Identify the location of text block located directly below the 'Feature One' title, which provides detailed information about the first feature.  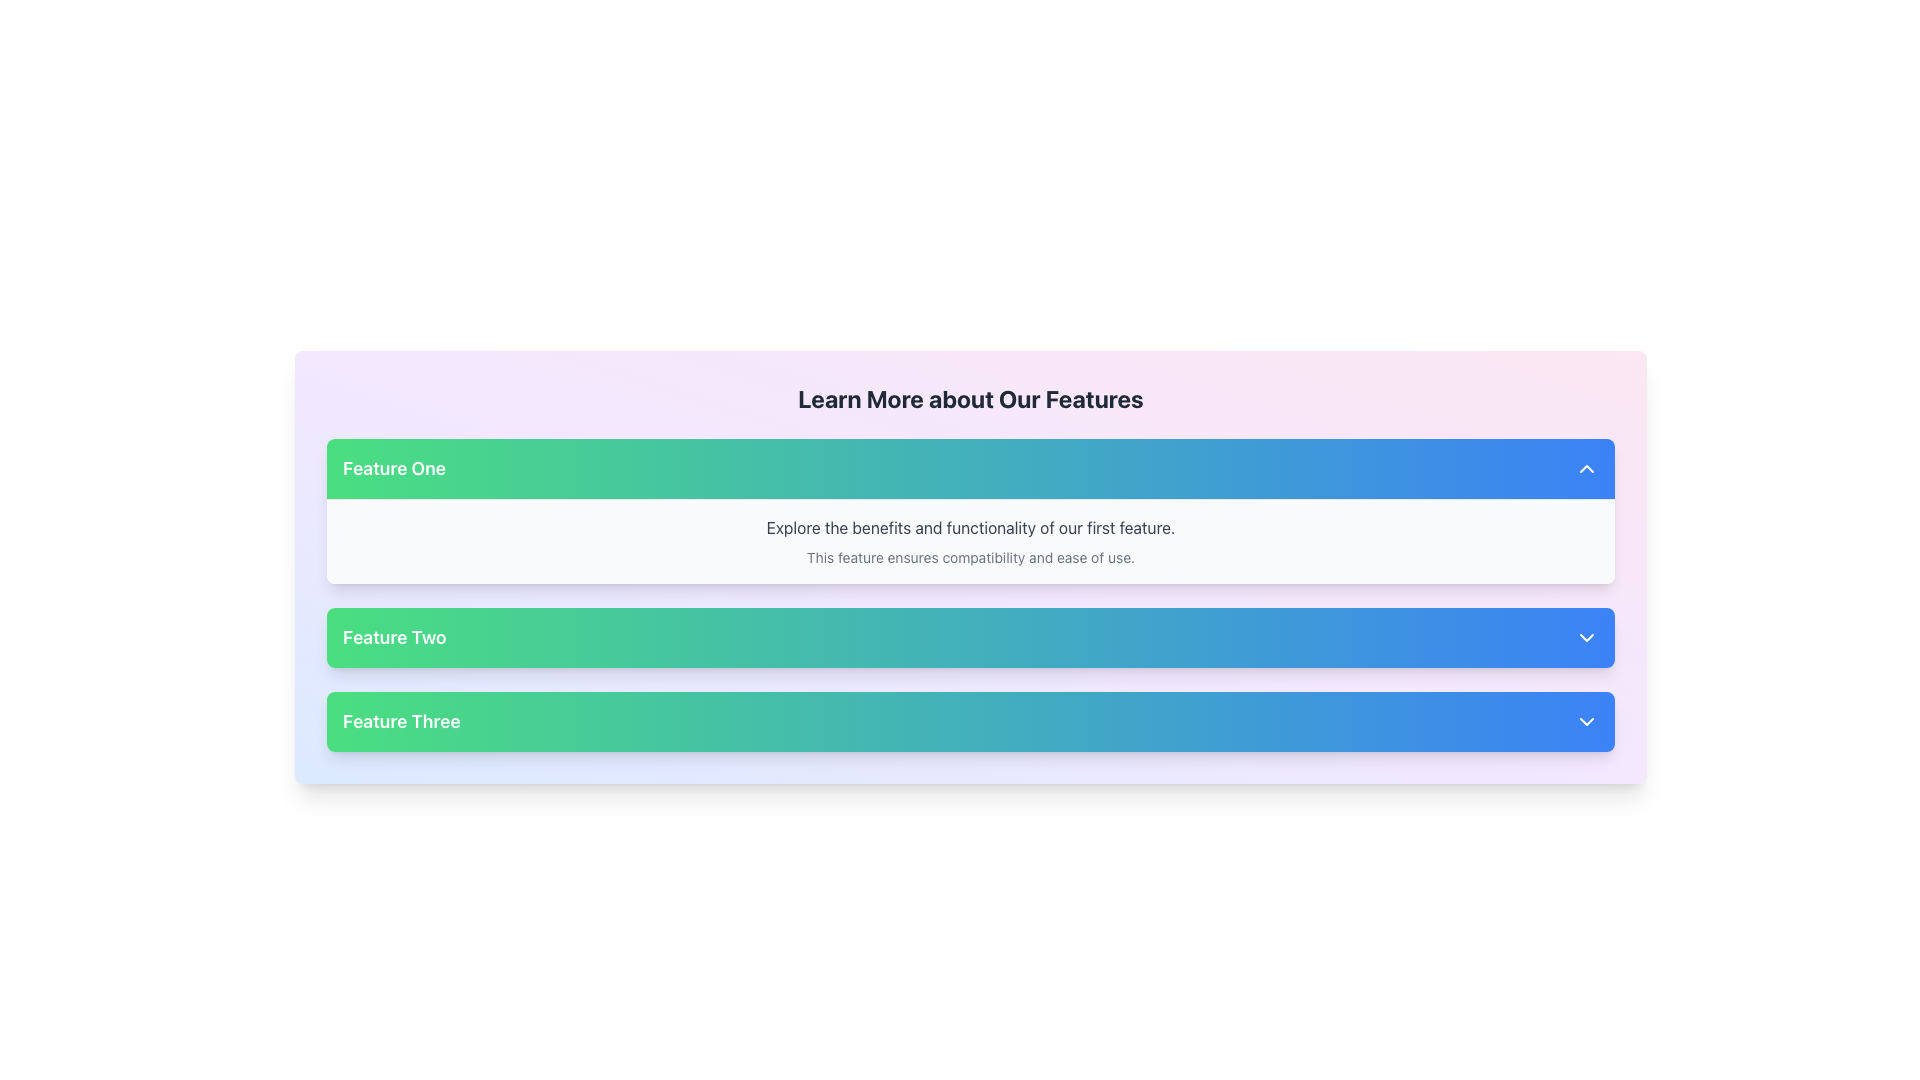
(970, 541).